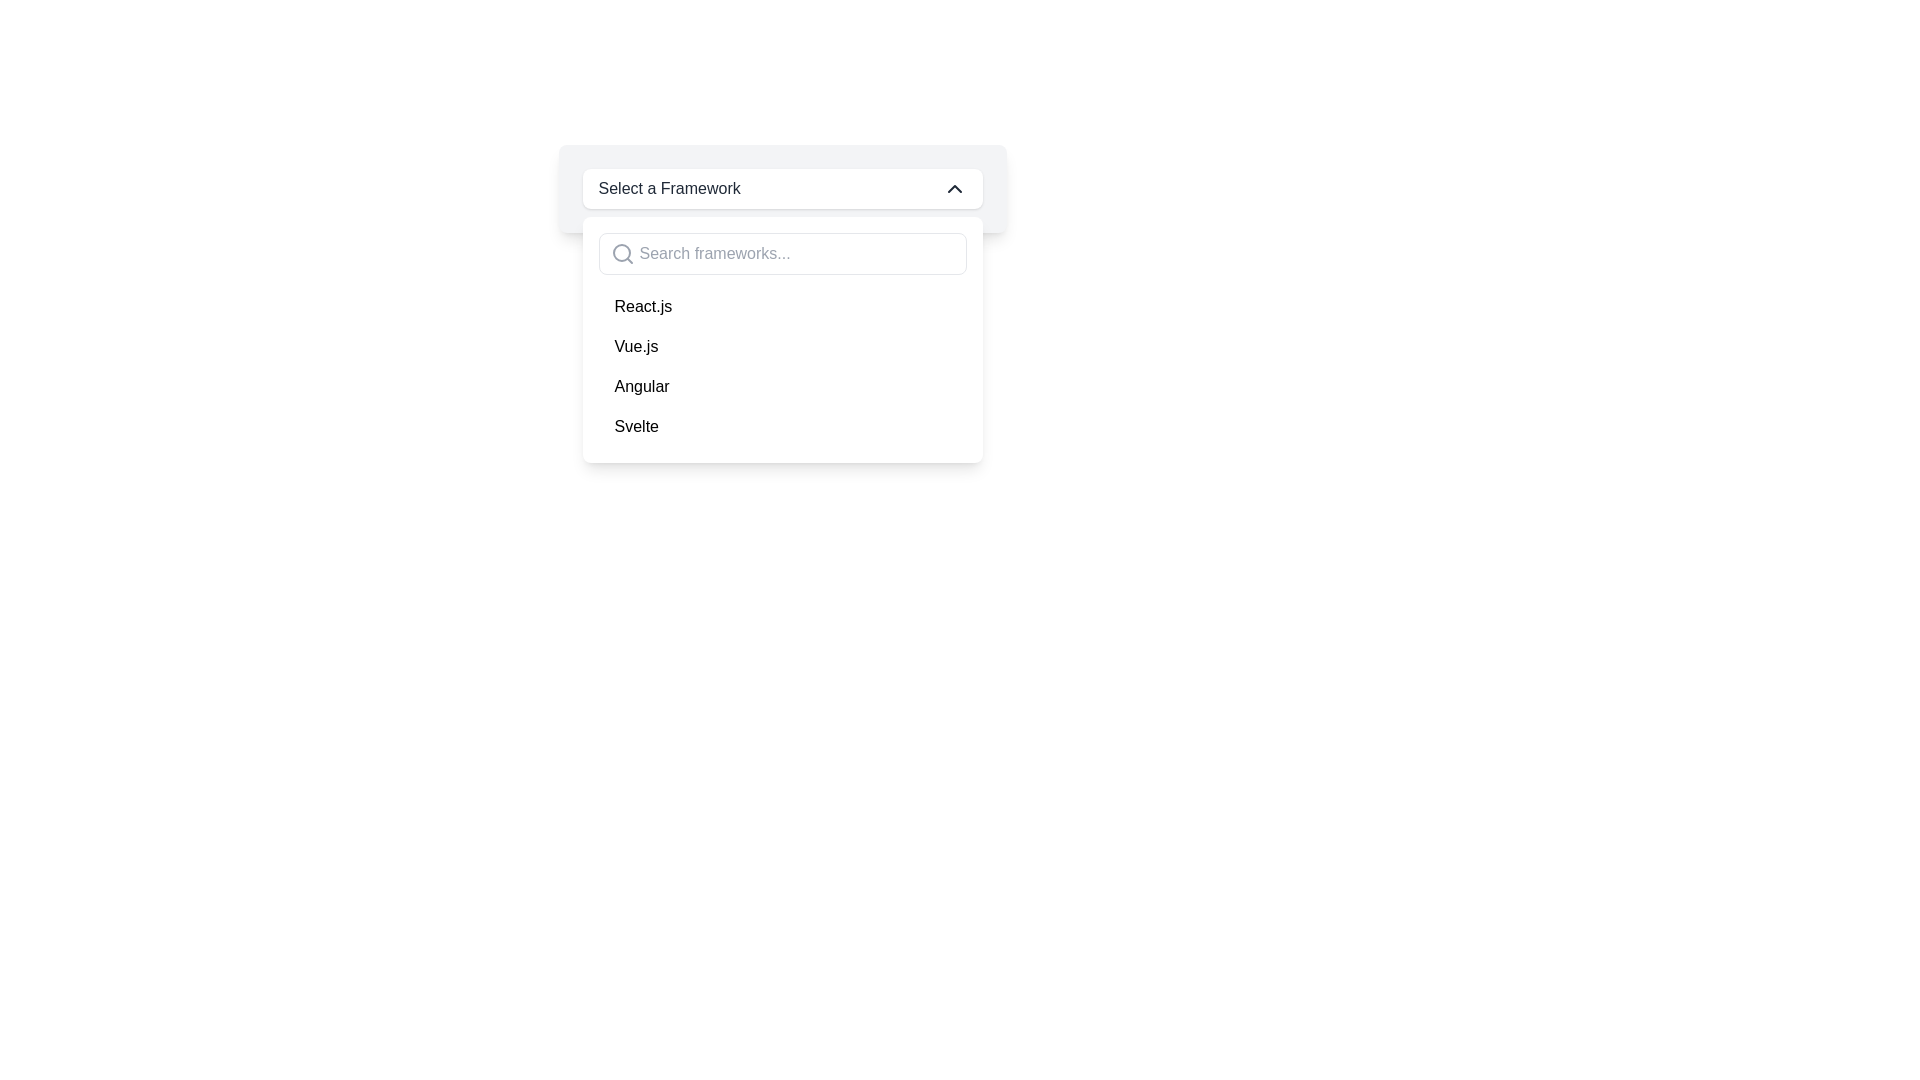  I want to click on to select the 'React.js' option from the dropdown menu, which is the first visible item beneath the search input field labeled 'Select a Framework', so click(781, 307).